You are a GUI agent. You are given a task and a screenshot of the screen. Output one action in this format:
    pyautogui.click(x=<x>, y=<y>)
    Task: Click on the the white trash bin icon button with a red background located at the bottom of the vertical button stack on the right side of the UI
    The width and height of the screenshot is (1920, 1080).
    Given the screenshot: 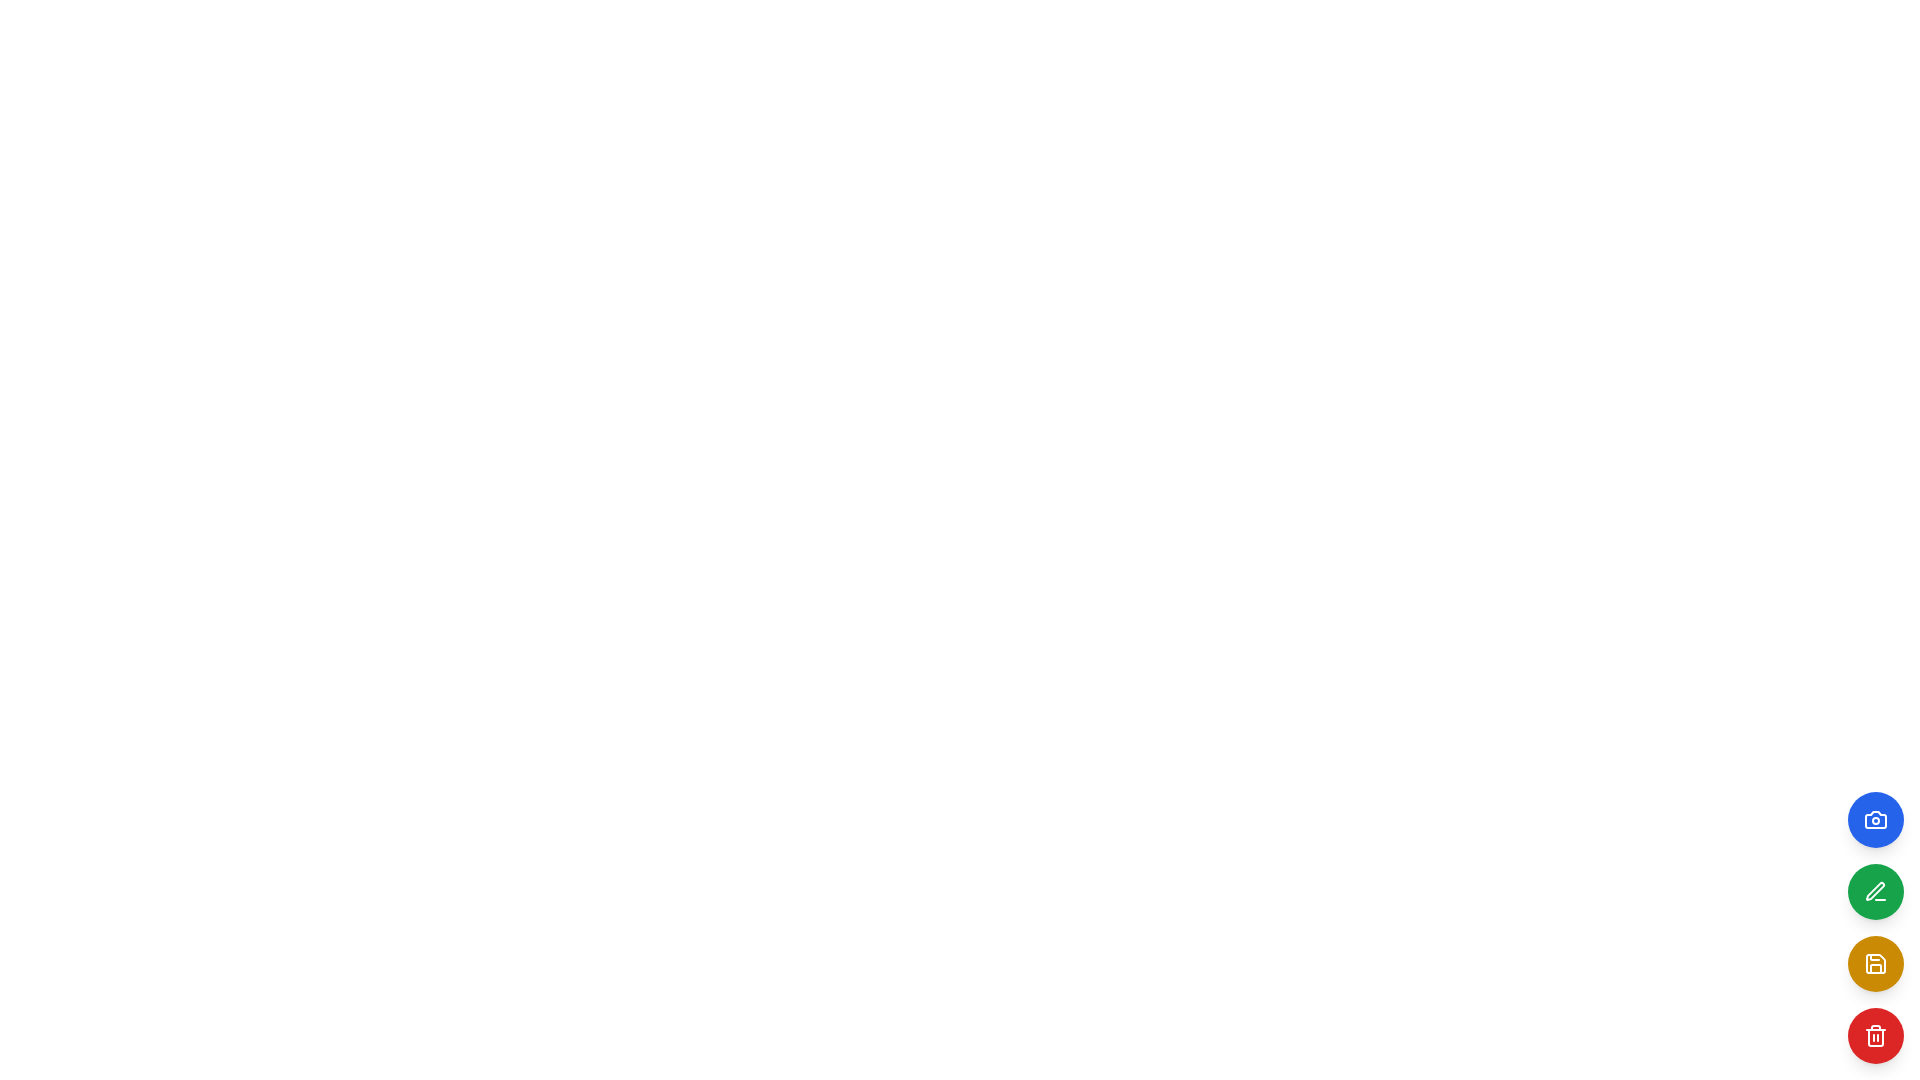 What is the action you would take?
    pyautogui.click(x=1875, y=1035)
    